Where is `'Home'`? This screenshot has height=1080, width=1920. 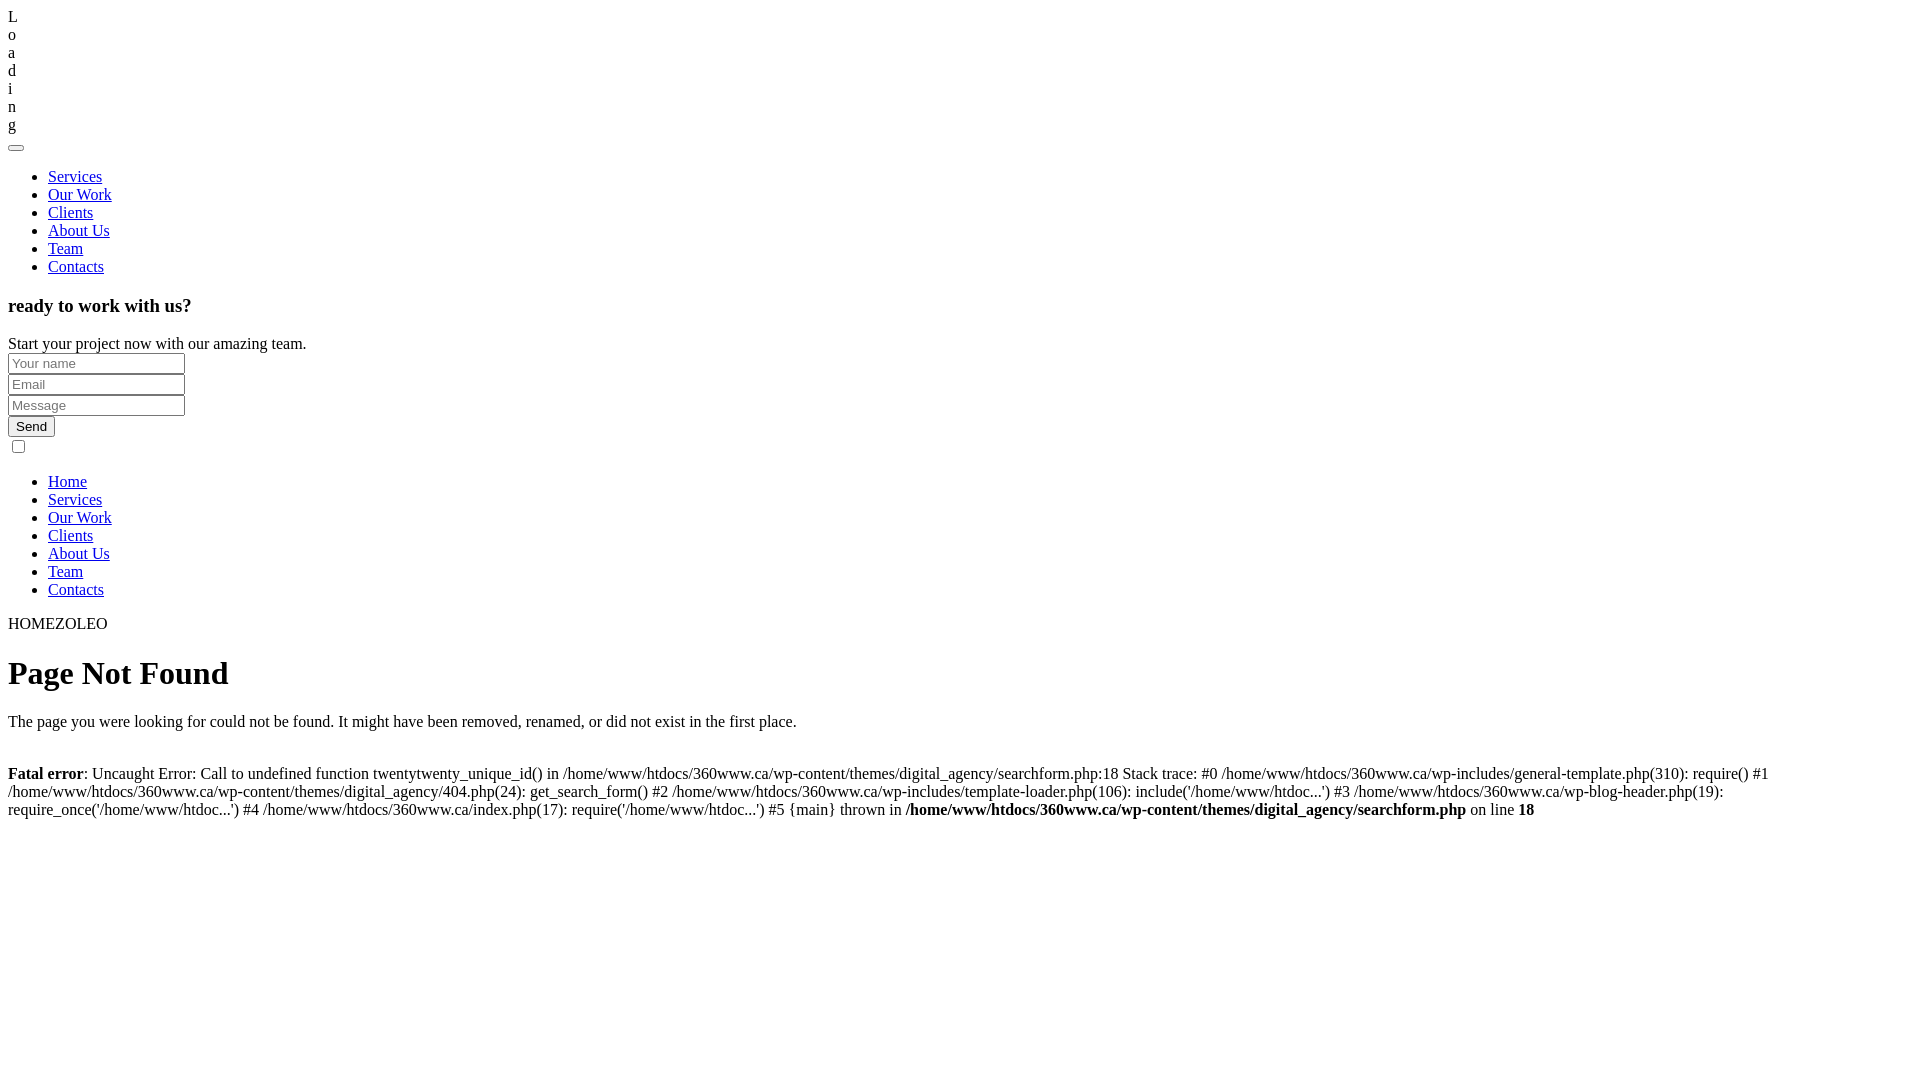
'Home' is located at coordinates (67, 481).